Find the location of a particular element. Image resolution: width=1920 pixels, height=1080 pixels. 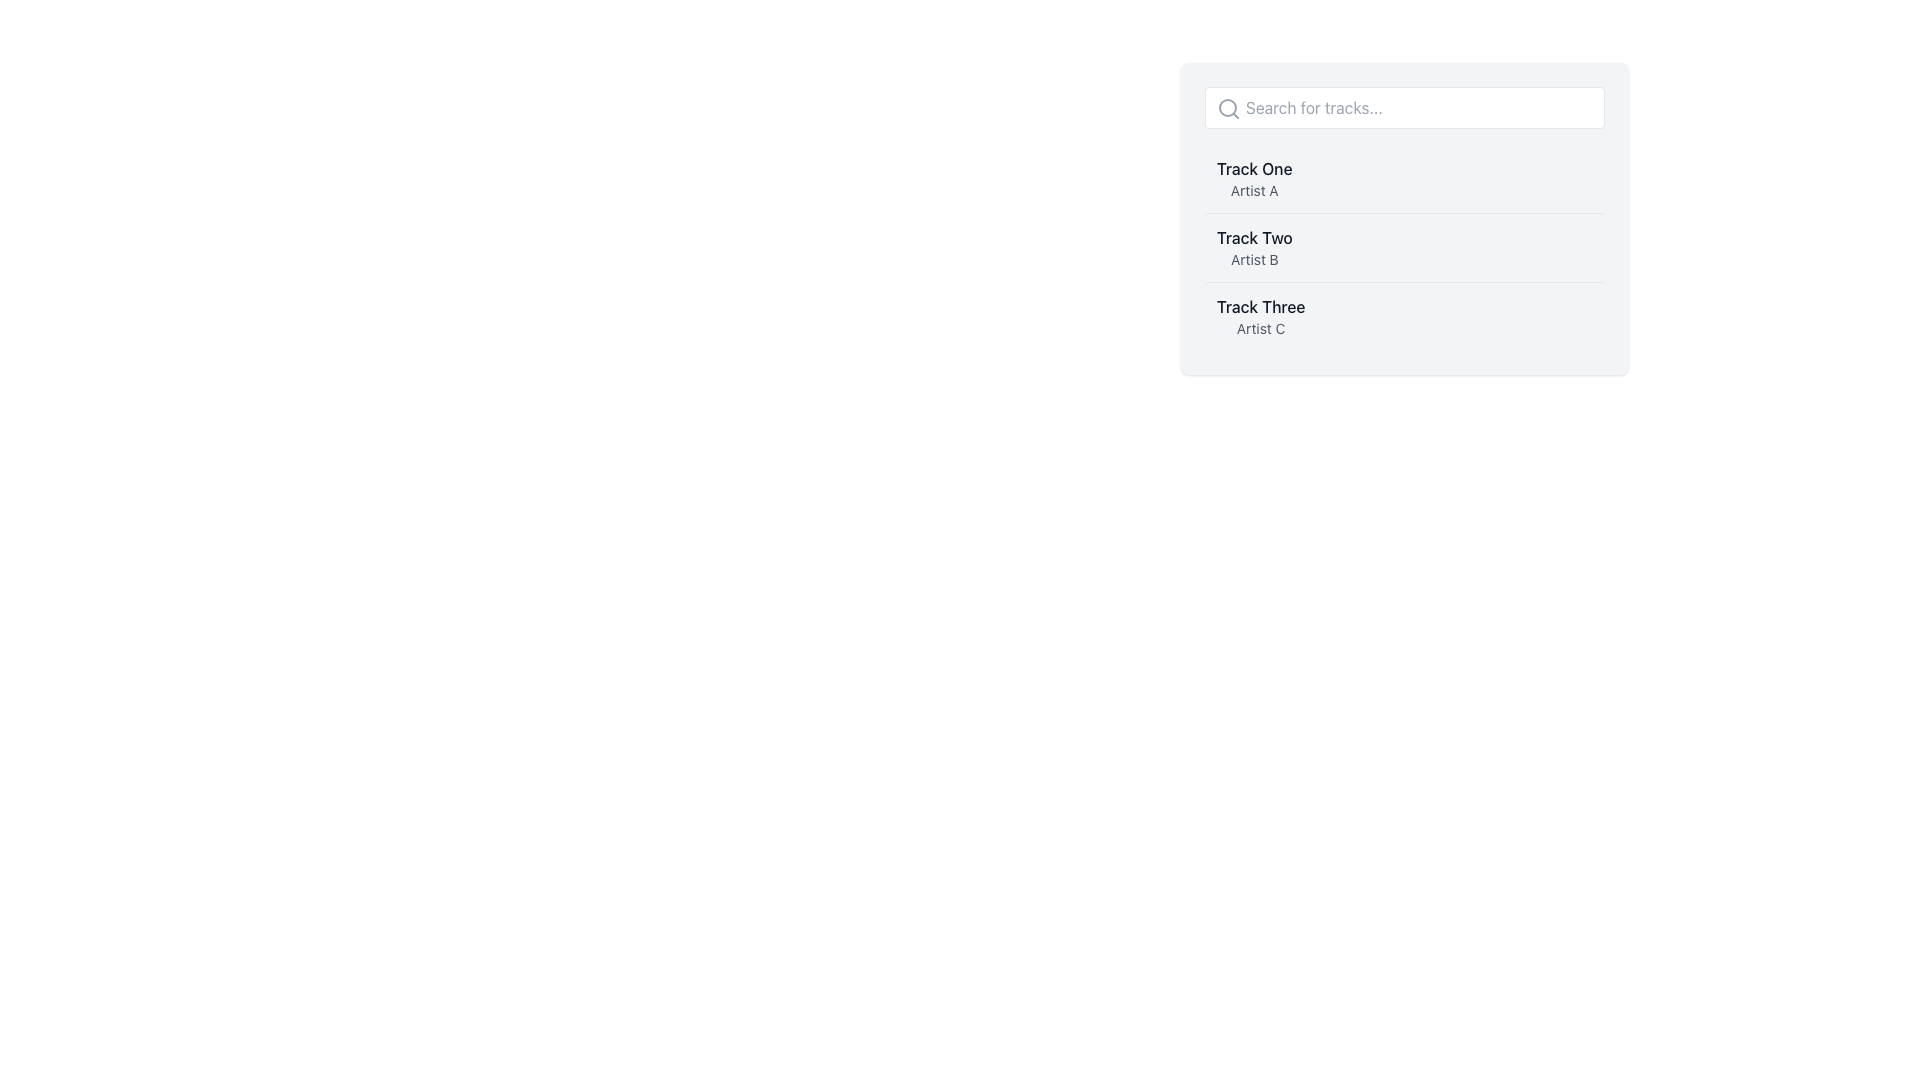

the list item displaying 'Track Three' and 'Artist C' is located at coordinates (1260, 315).